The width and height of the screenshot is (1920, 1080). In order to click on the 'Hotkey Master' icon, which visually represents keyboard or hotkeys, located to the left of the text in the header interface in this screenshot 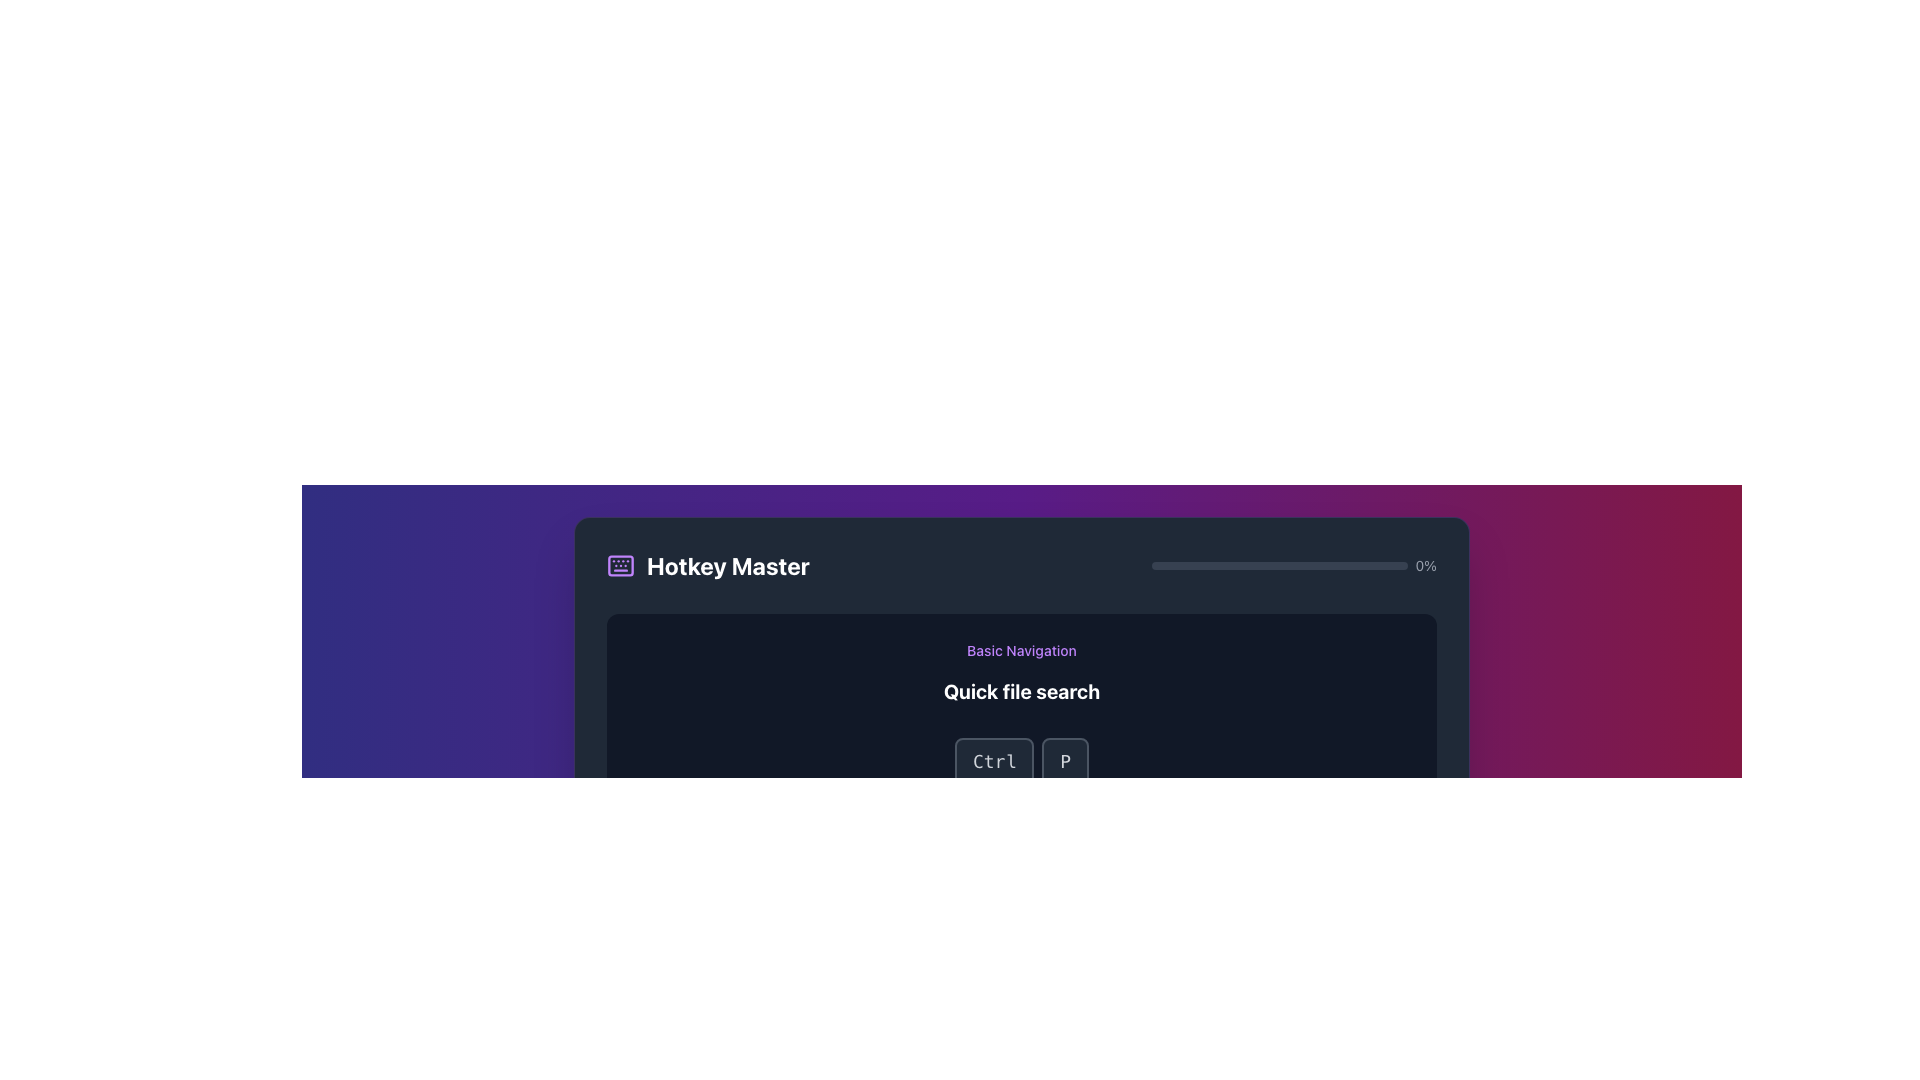, I will do `click(619, 566)`.